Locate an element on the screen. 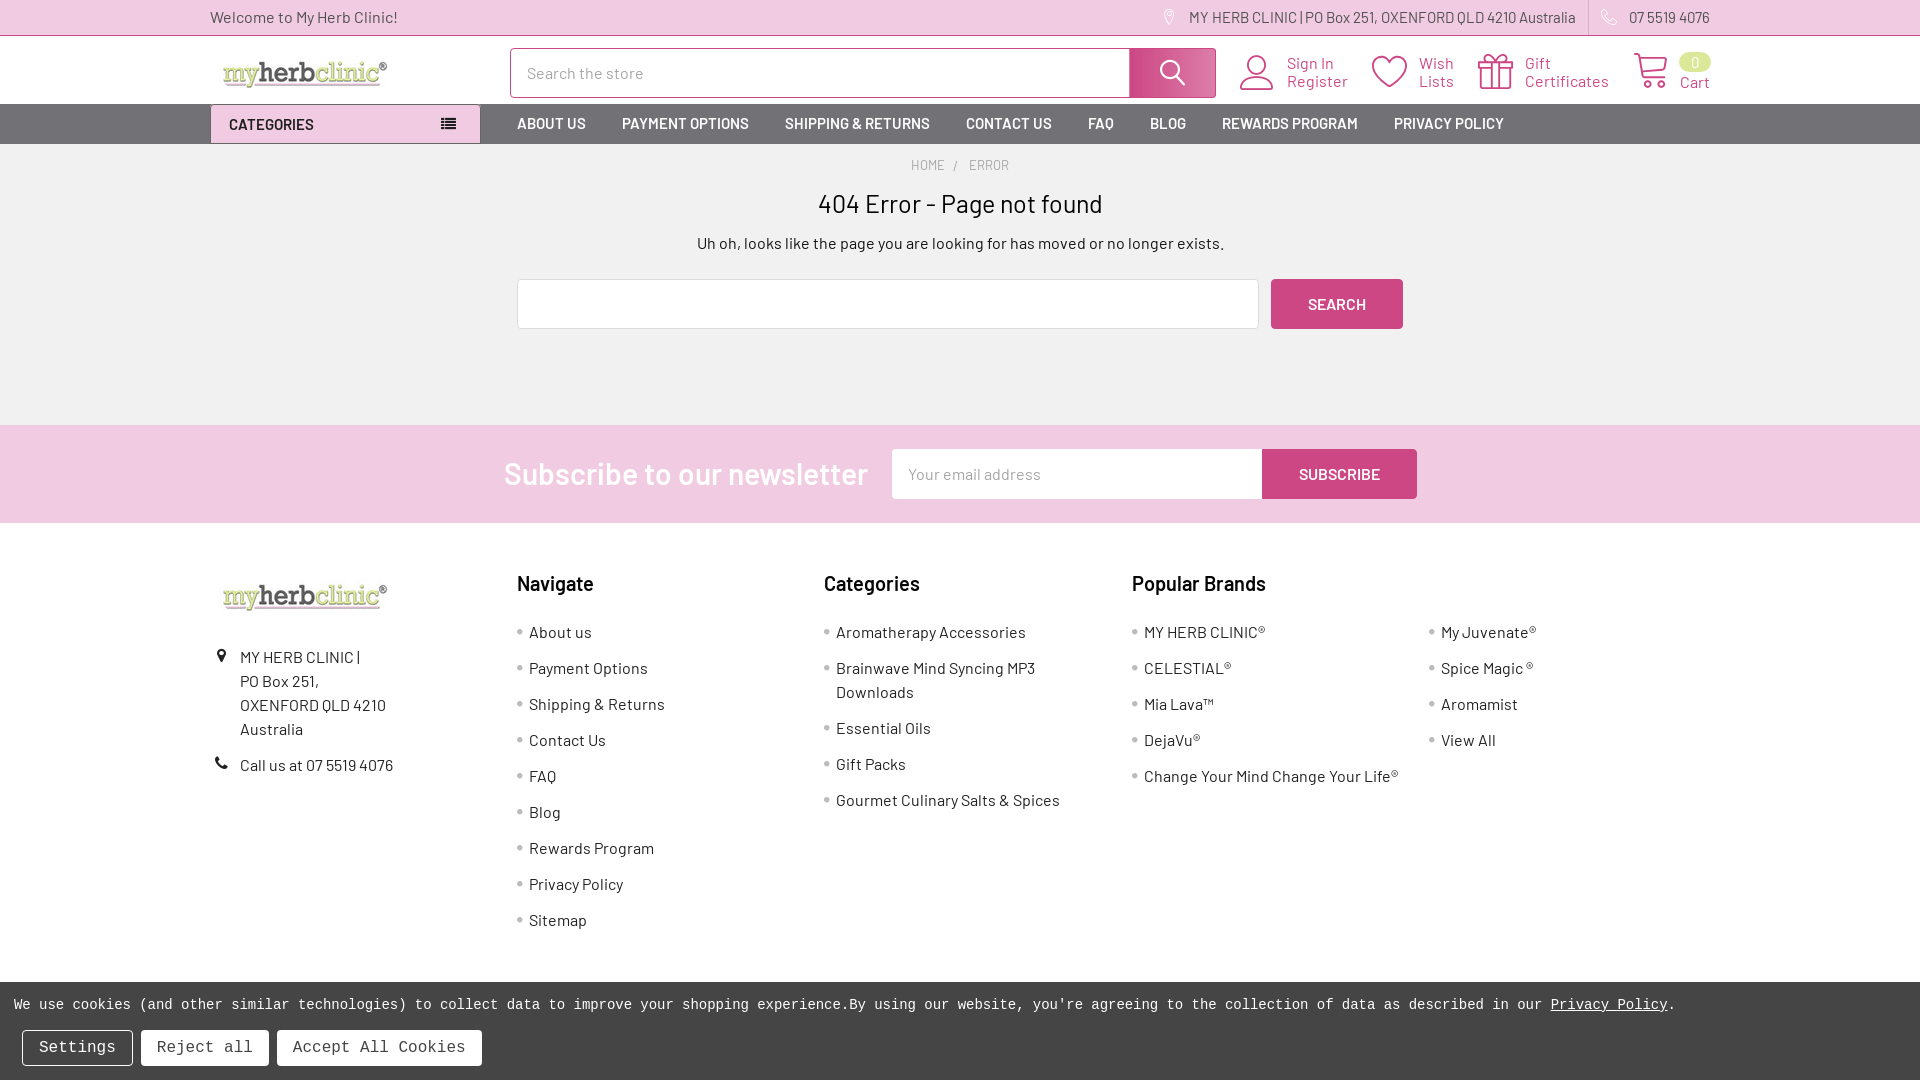  'ABOUT US' is located at coordinates (551, 123).